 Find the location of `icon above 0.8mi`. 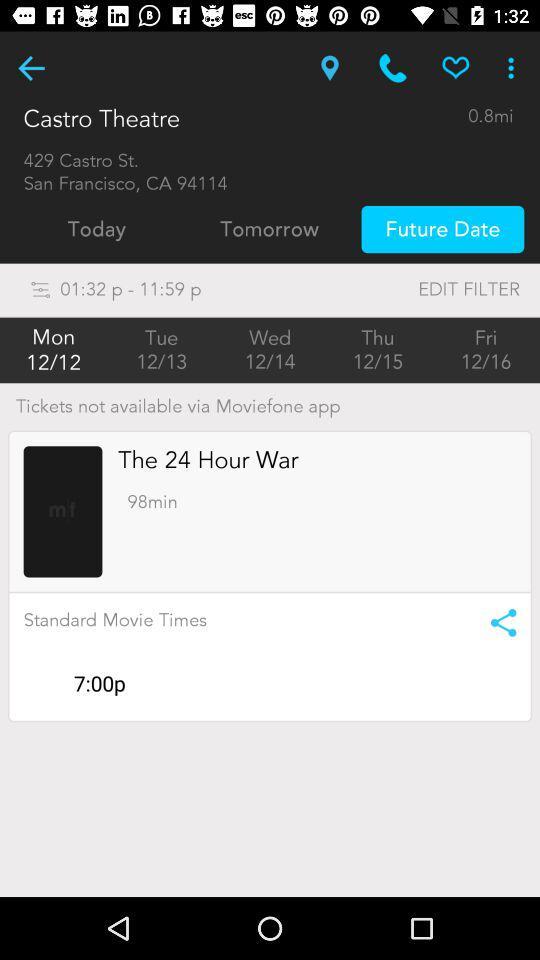

icon above 0.8mi is located at coordinates (455, 68).